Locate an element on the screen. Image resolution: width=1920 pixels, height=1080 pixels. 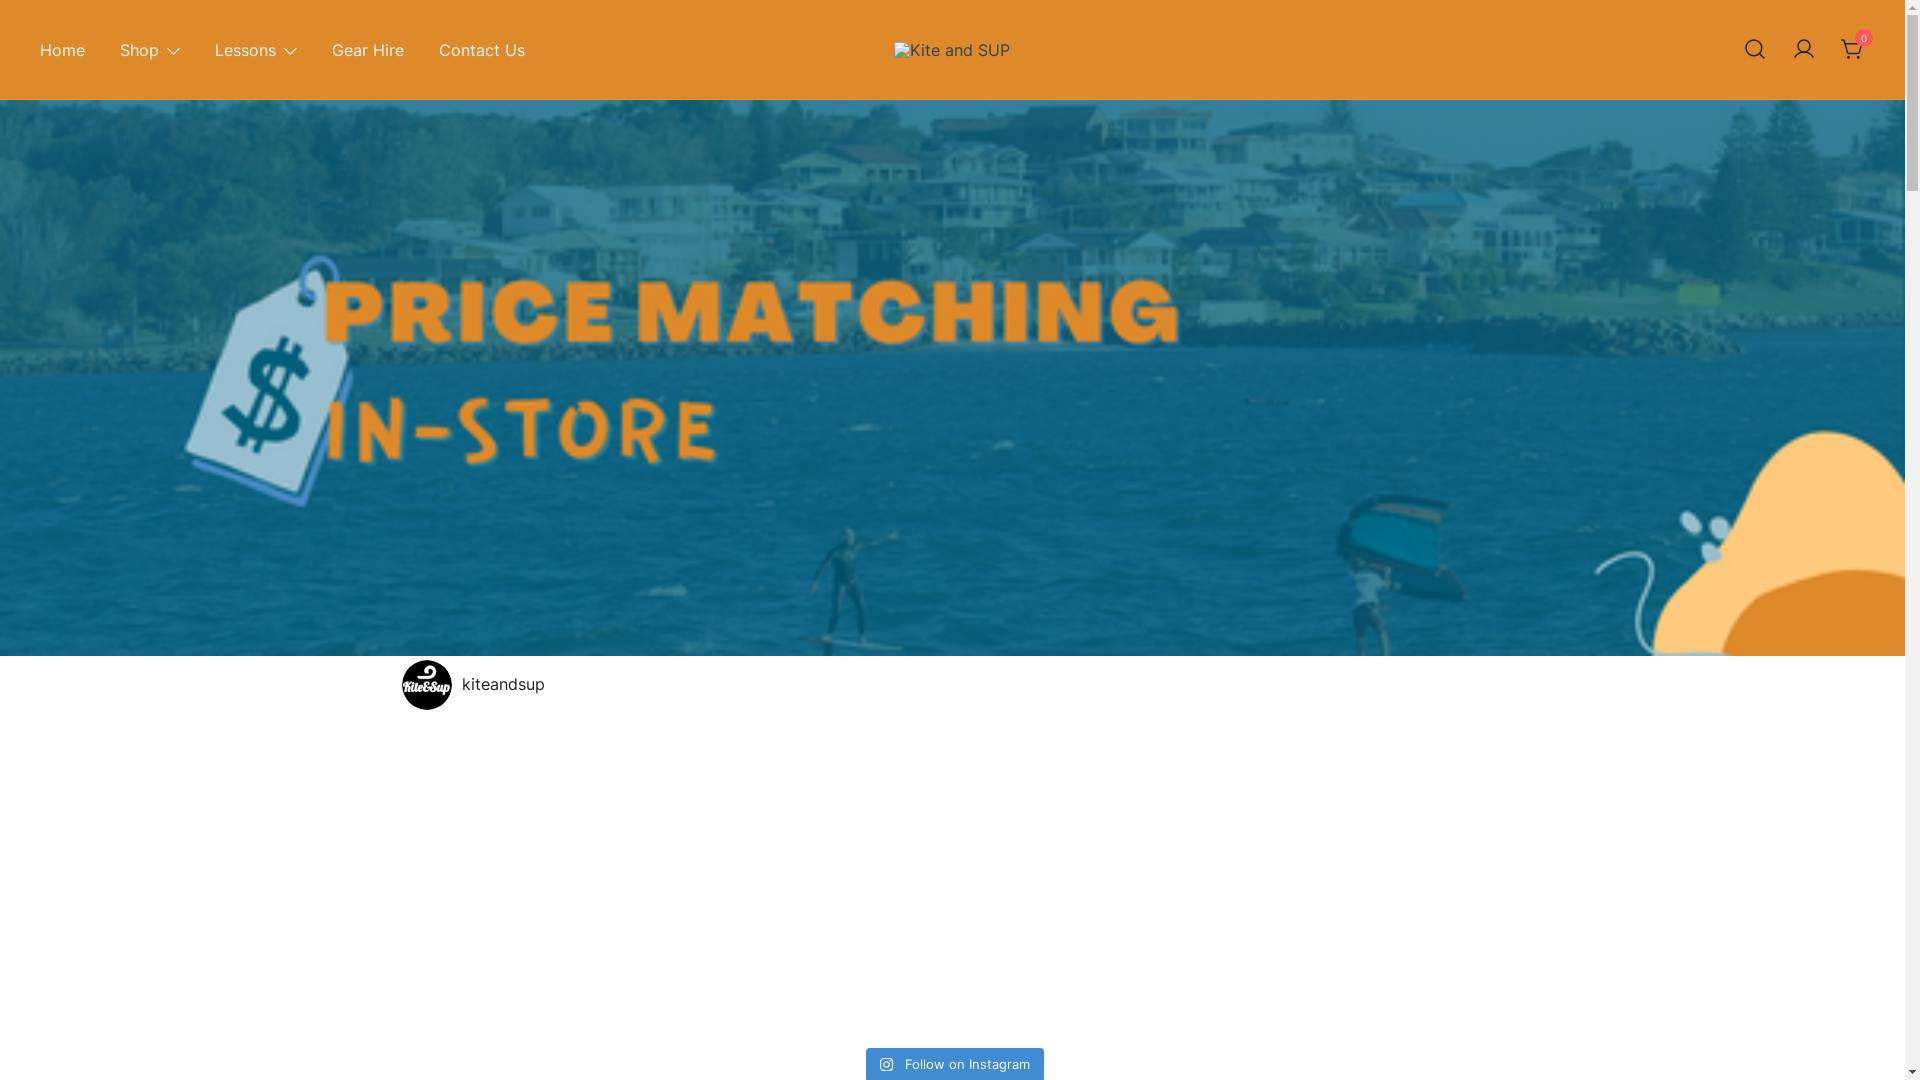
'Kite and SUP' is located at coordinates (955, 80).